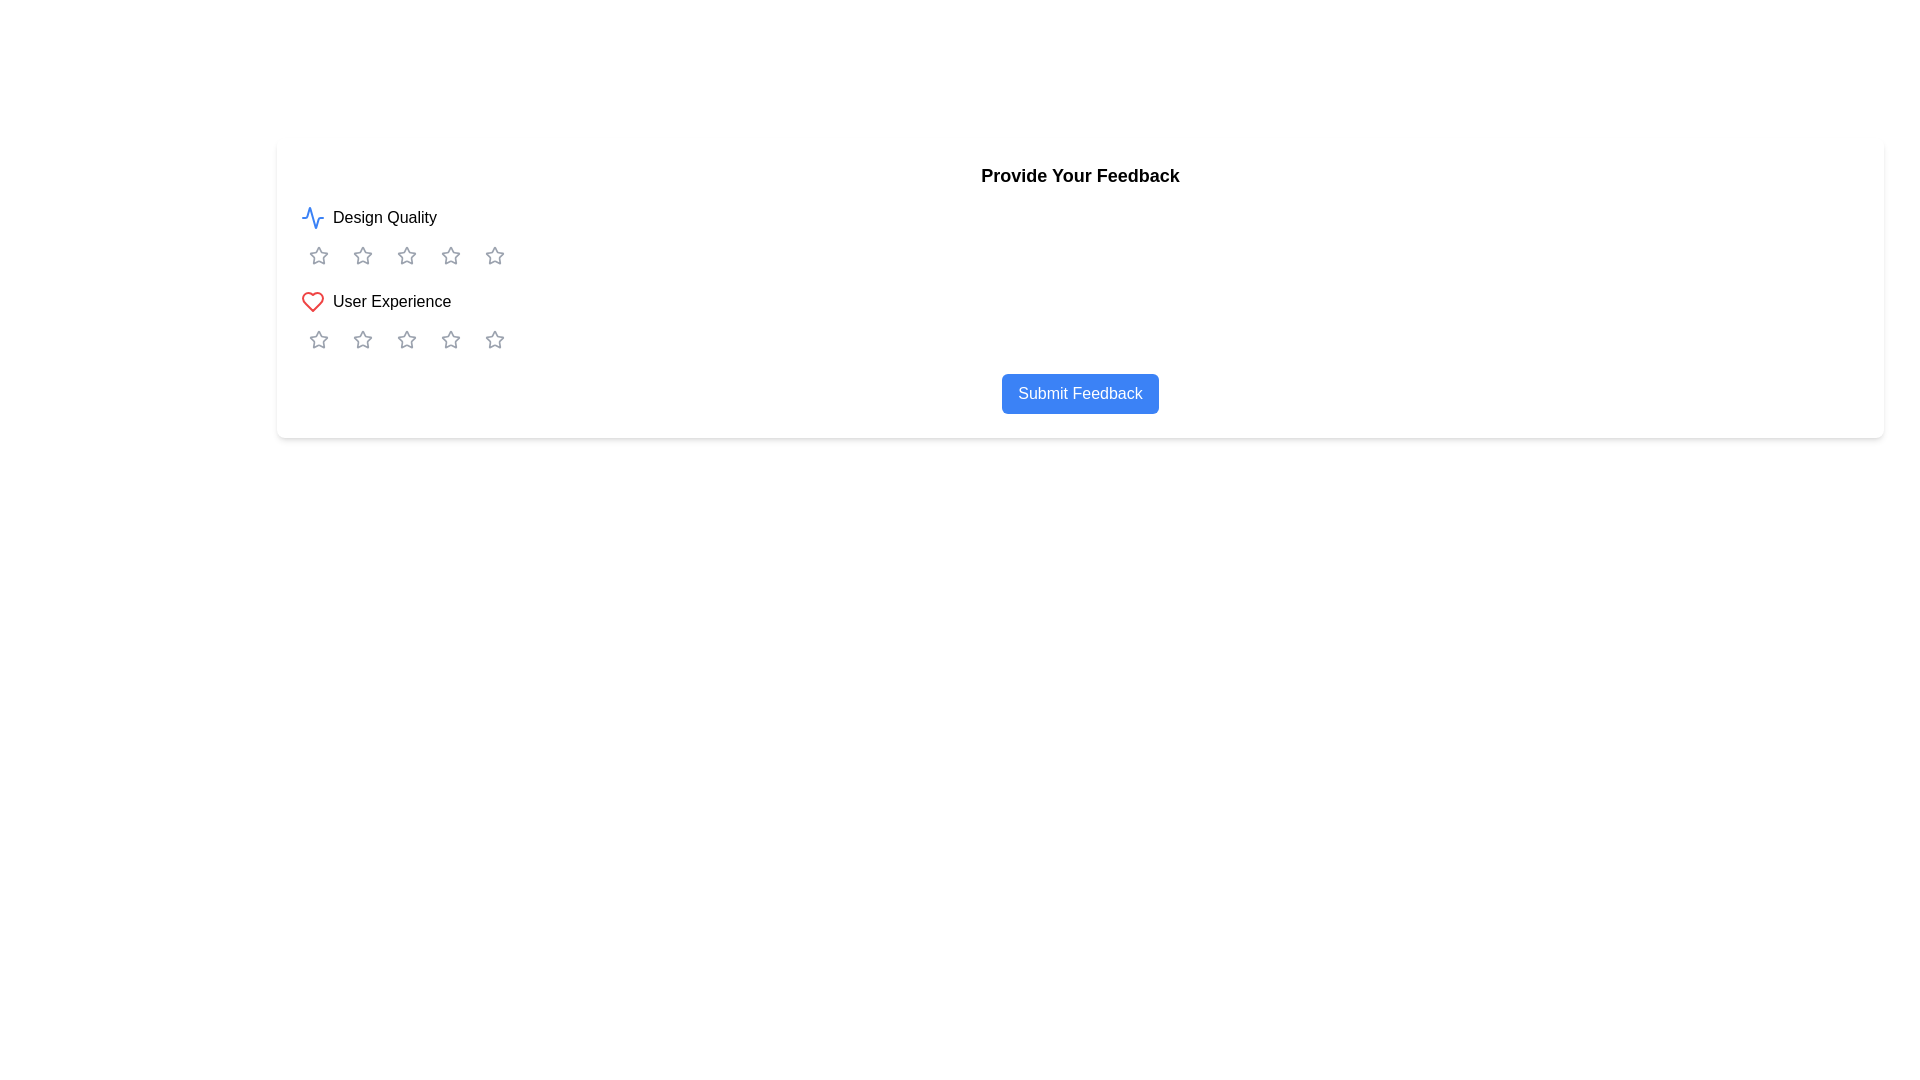 This screenshot has width=1920, height=1080. What do you see at coordinates (494, 338) in the screenshot?
I see `the fifth star in the rating icon sequence` at bounding box center [494, 338].